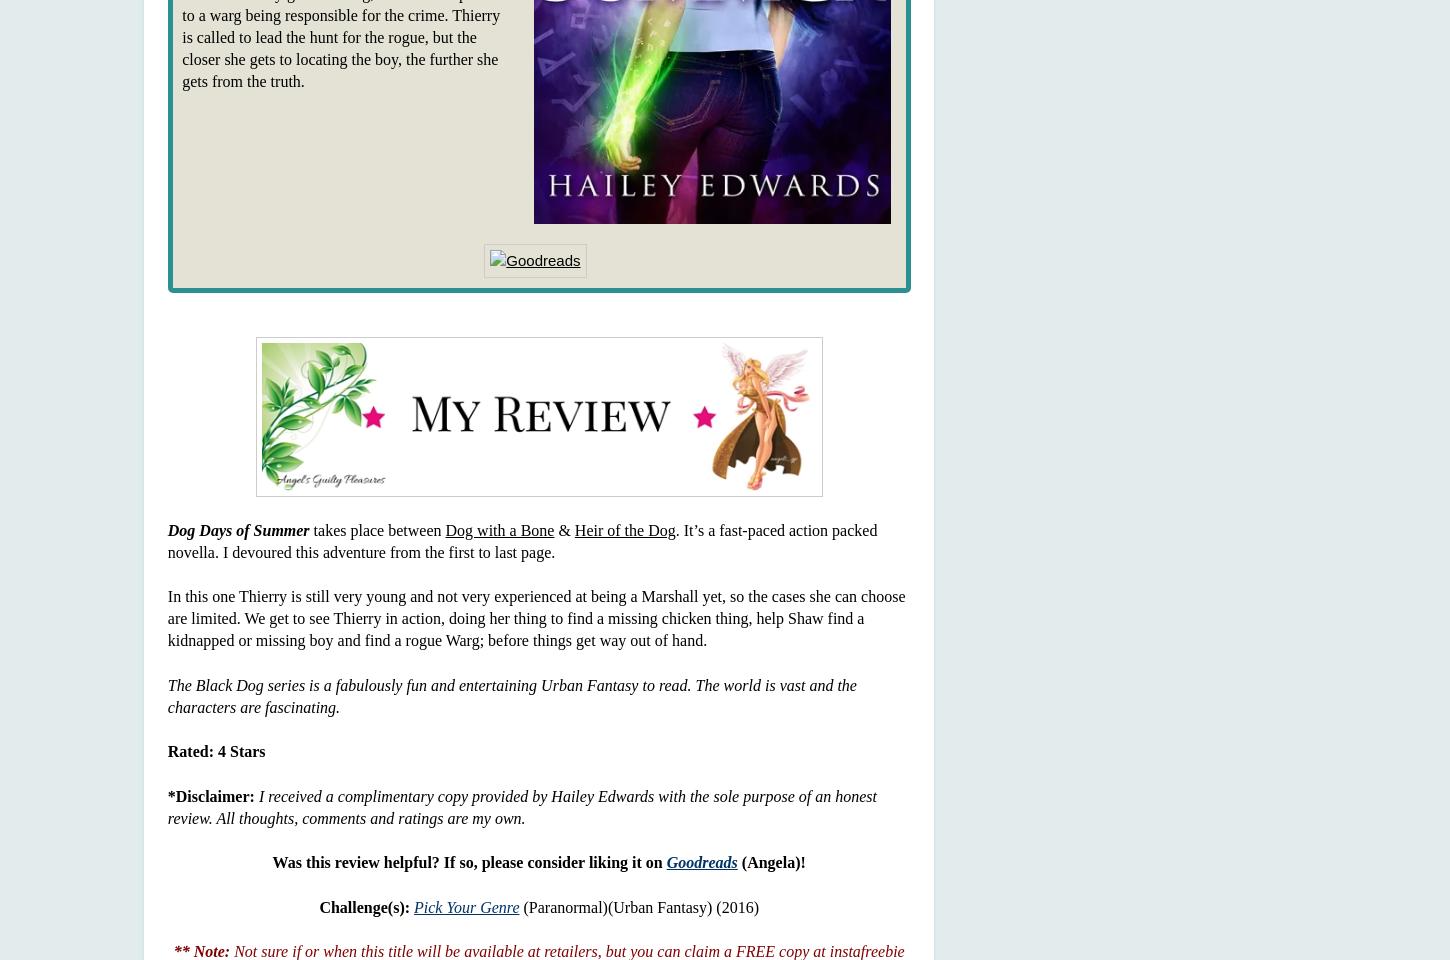  I want to click on 'Pick Your Genre', so click(465, 906).